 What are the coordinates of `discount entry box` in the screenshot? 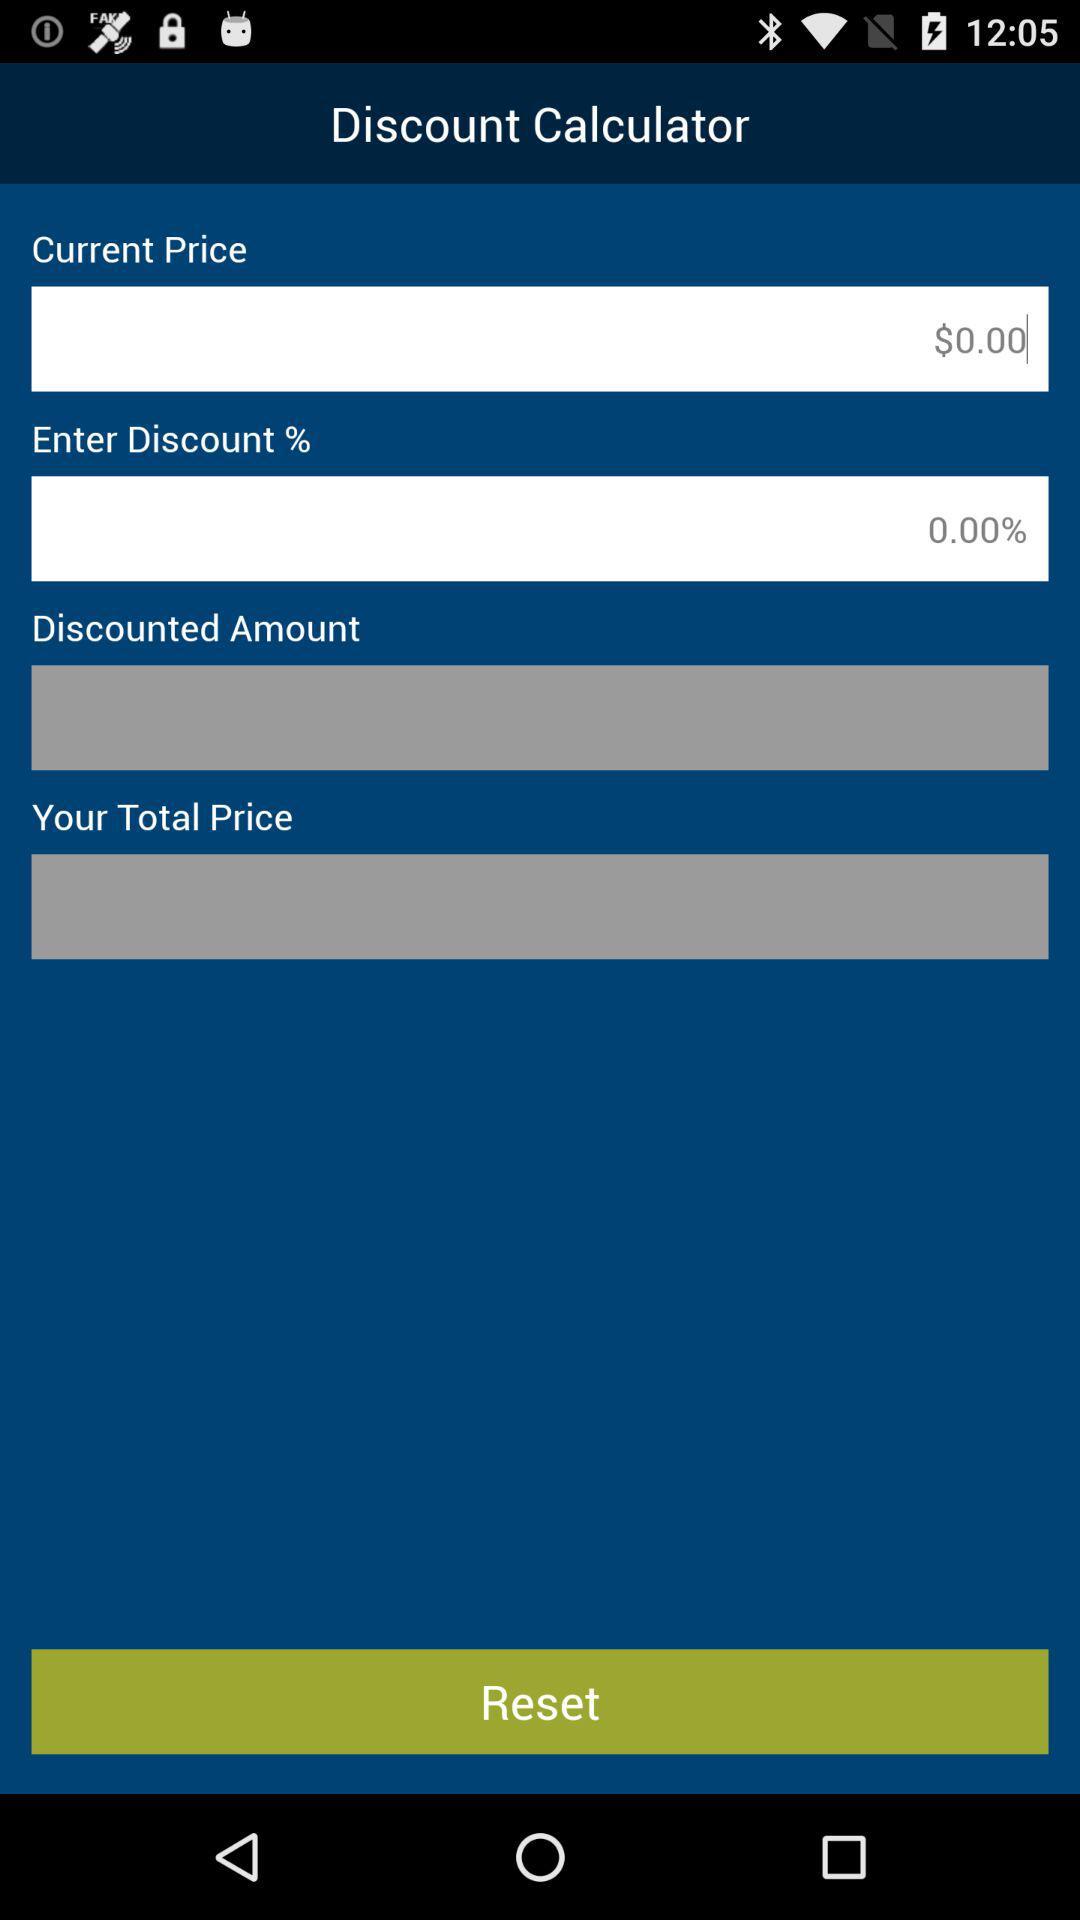 It's located at (540, 528).